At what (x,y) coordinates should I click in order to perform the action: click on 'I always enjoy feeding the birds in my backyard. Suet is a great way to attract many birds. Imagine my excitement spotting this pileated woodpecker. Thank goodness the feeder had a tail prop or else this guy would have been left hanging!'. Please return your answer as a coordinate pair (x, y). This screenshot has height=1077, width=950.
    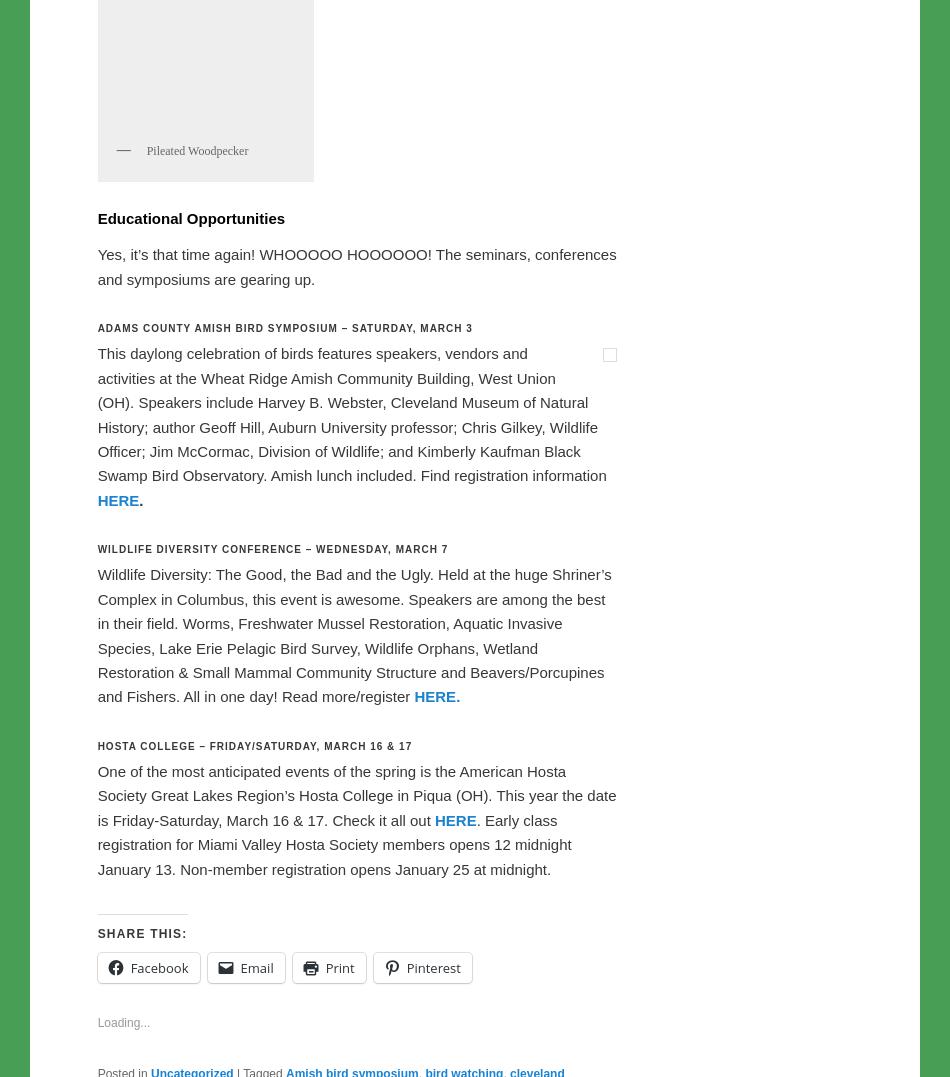
    Looking at the image, I should click on (337, 312).